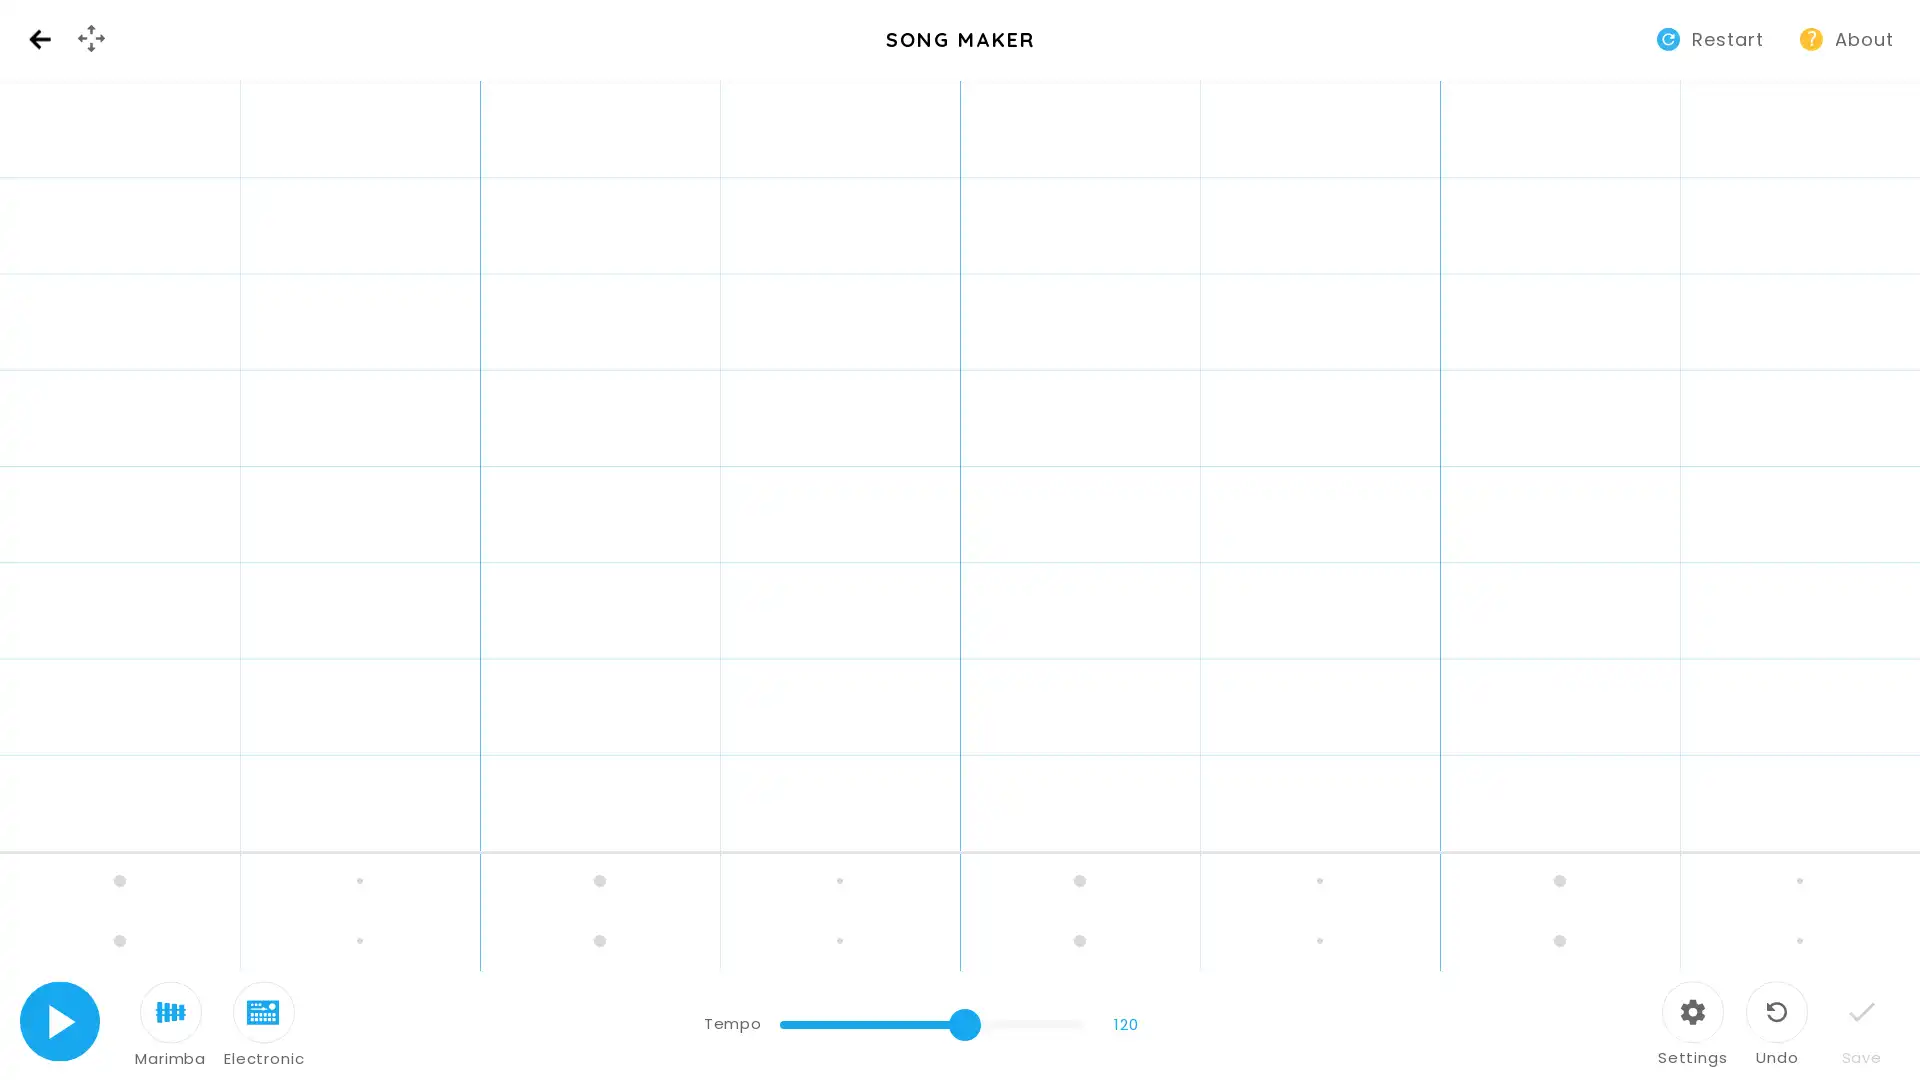  What do you see at coordinates (170, 1025) in the screenshot?
I see `Marimba` at bounding box center [170, 1025].